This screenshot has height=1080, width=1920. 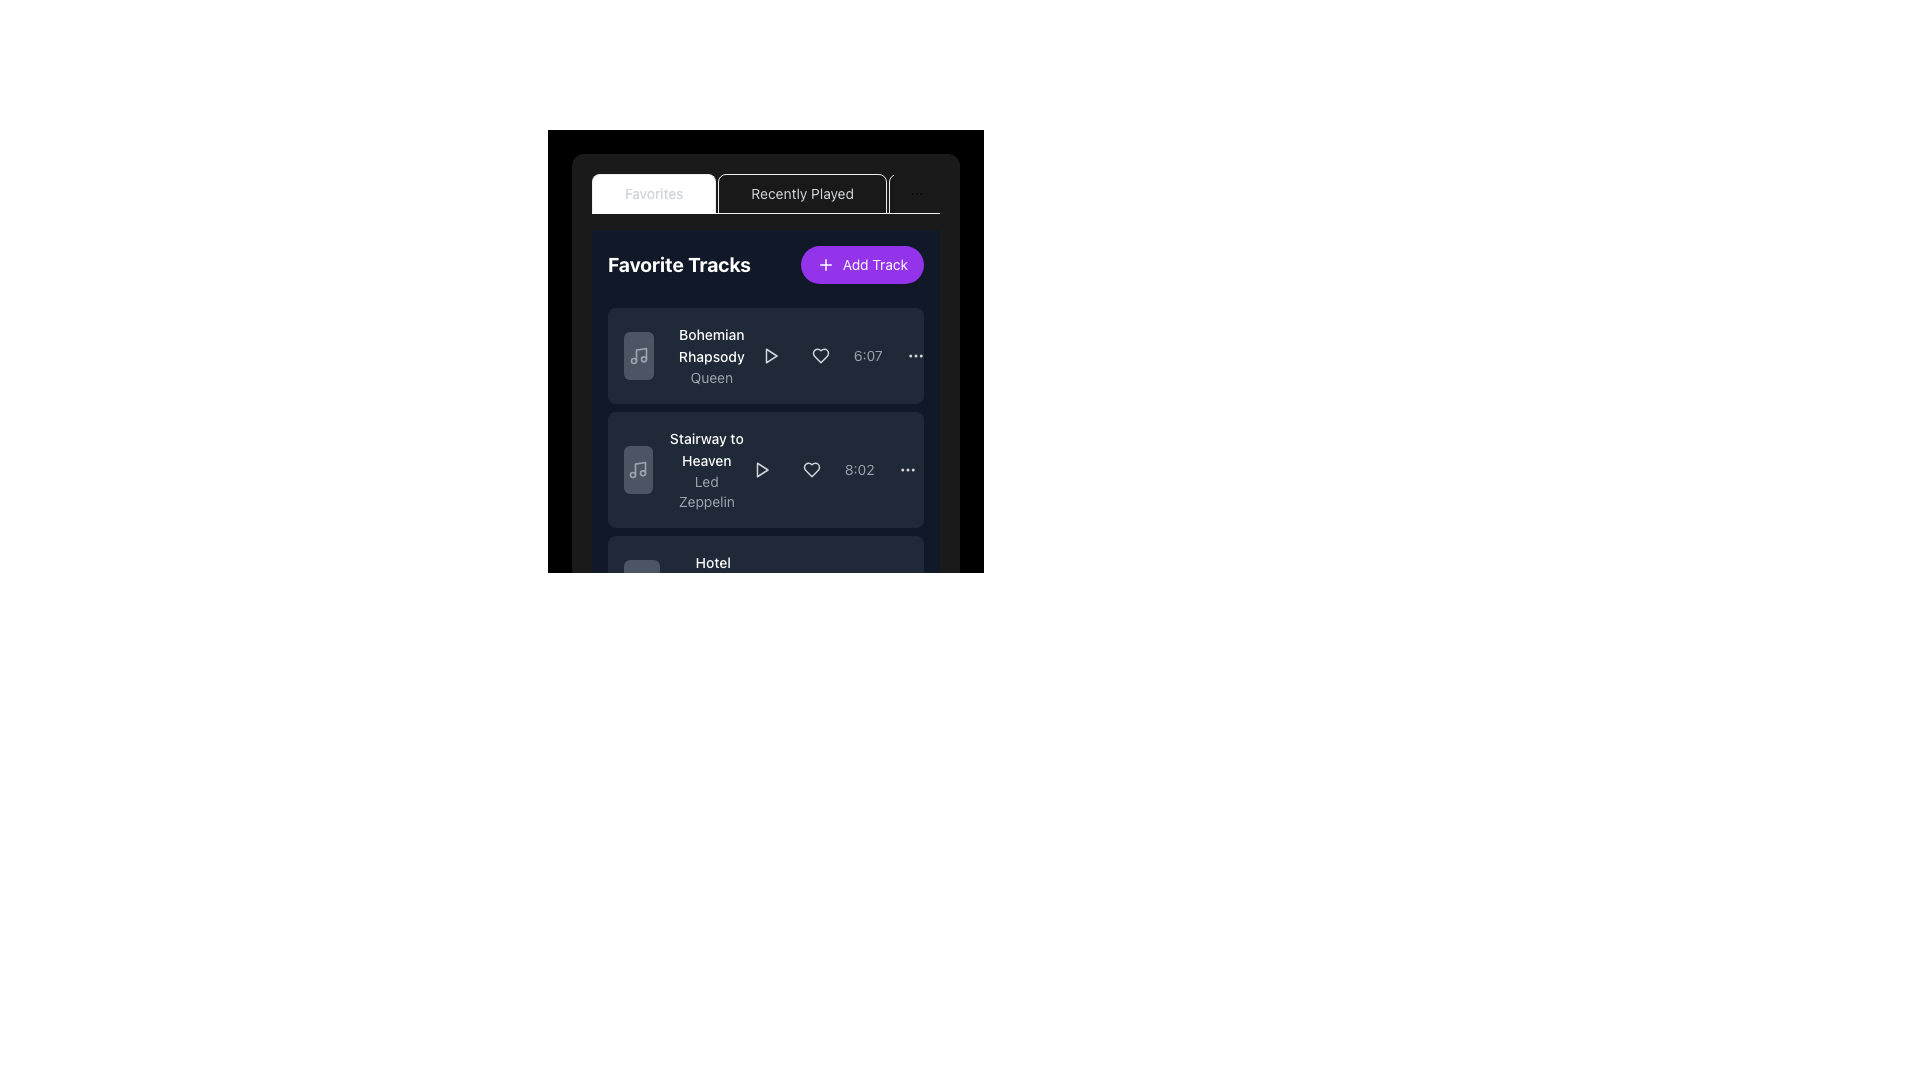 What do you see at coordinates (820, 354) in the screenshot?
I see `the heart icon button` at bounding box center [820, 354].